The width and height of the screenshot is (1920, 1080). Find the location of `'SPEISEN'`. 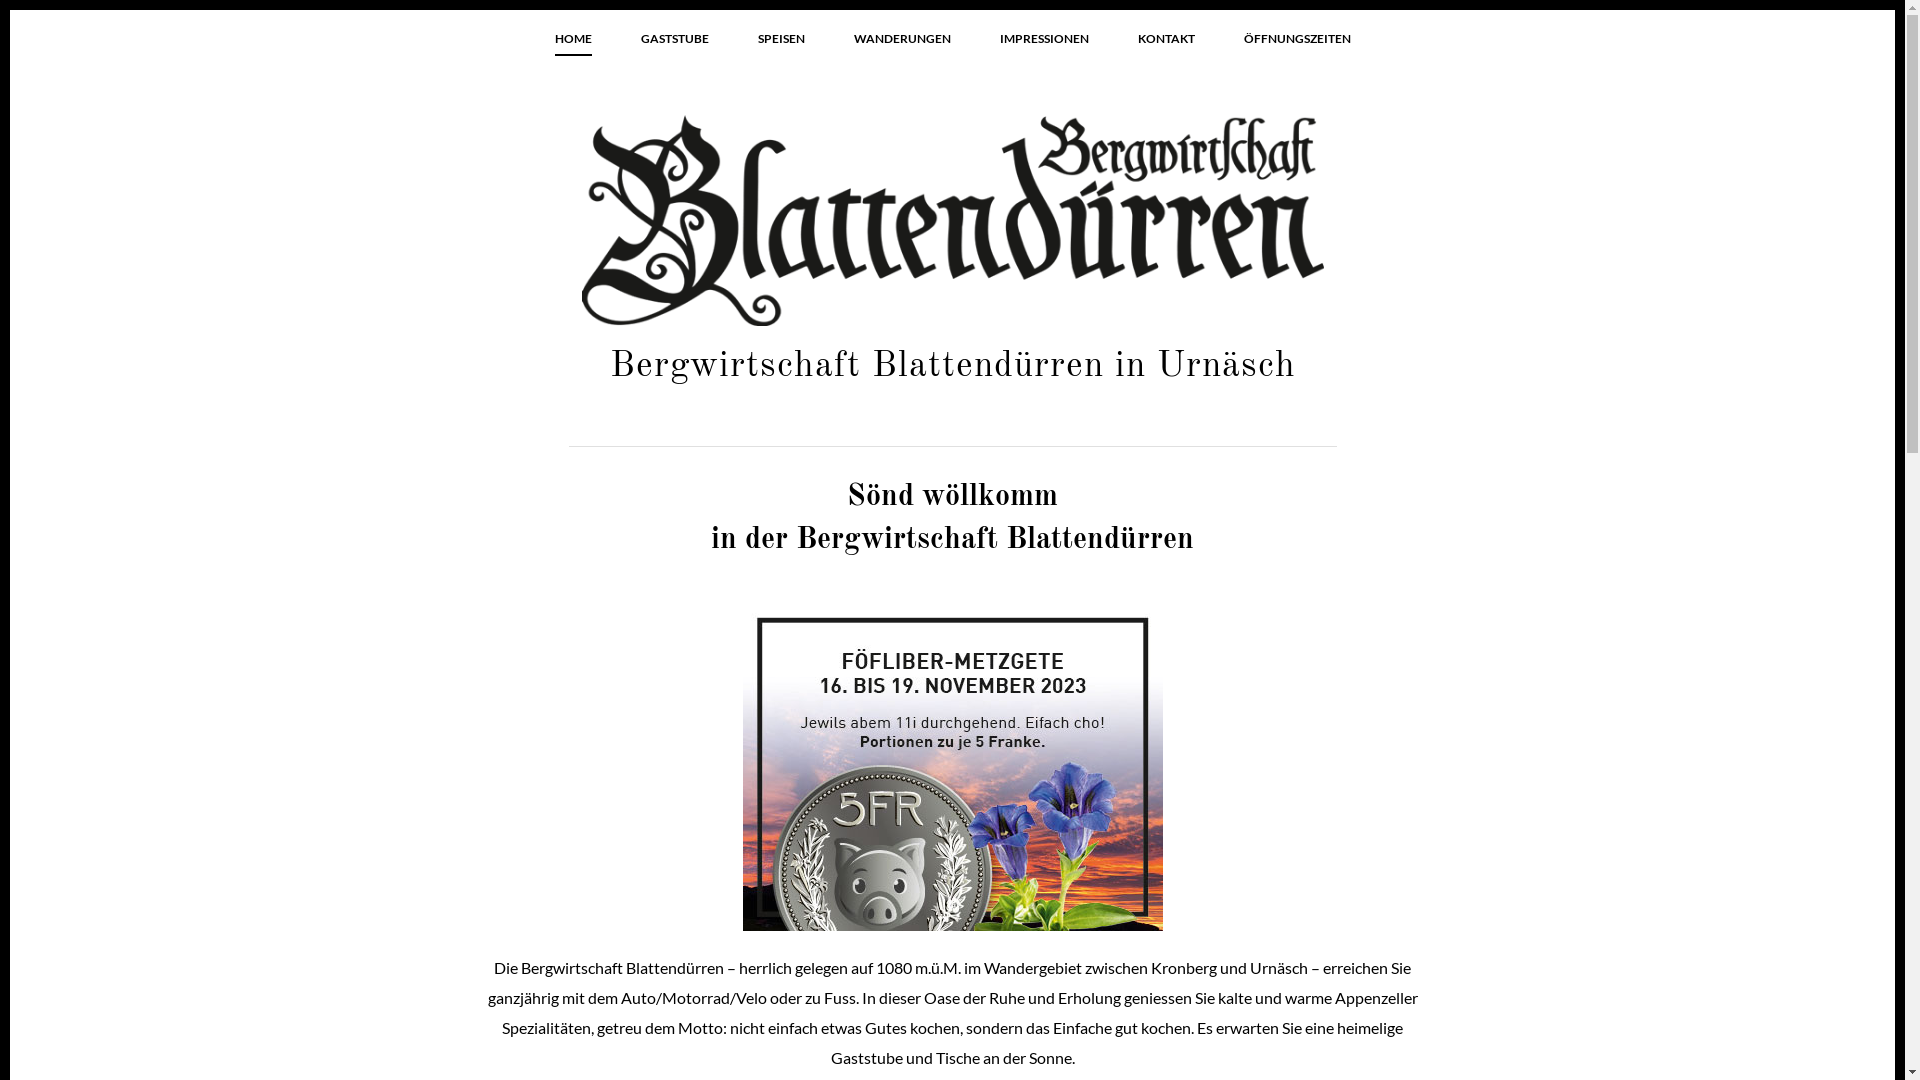

'SPEISEN' is located at coordinates (733, 38).